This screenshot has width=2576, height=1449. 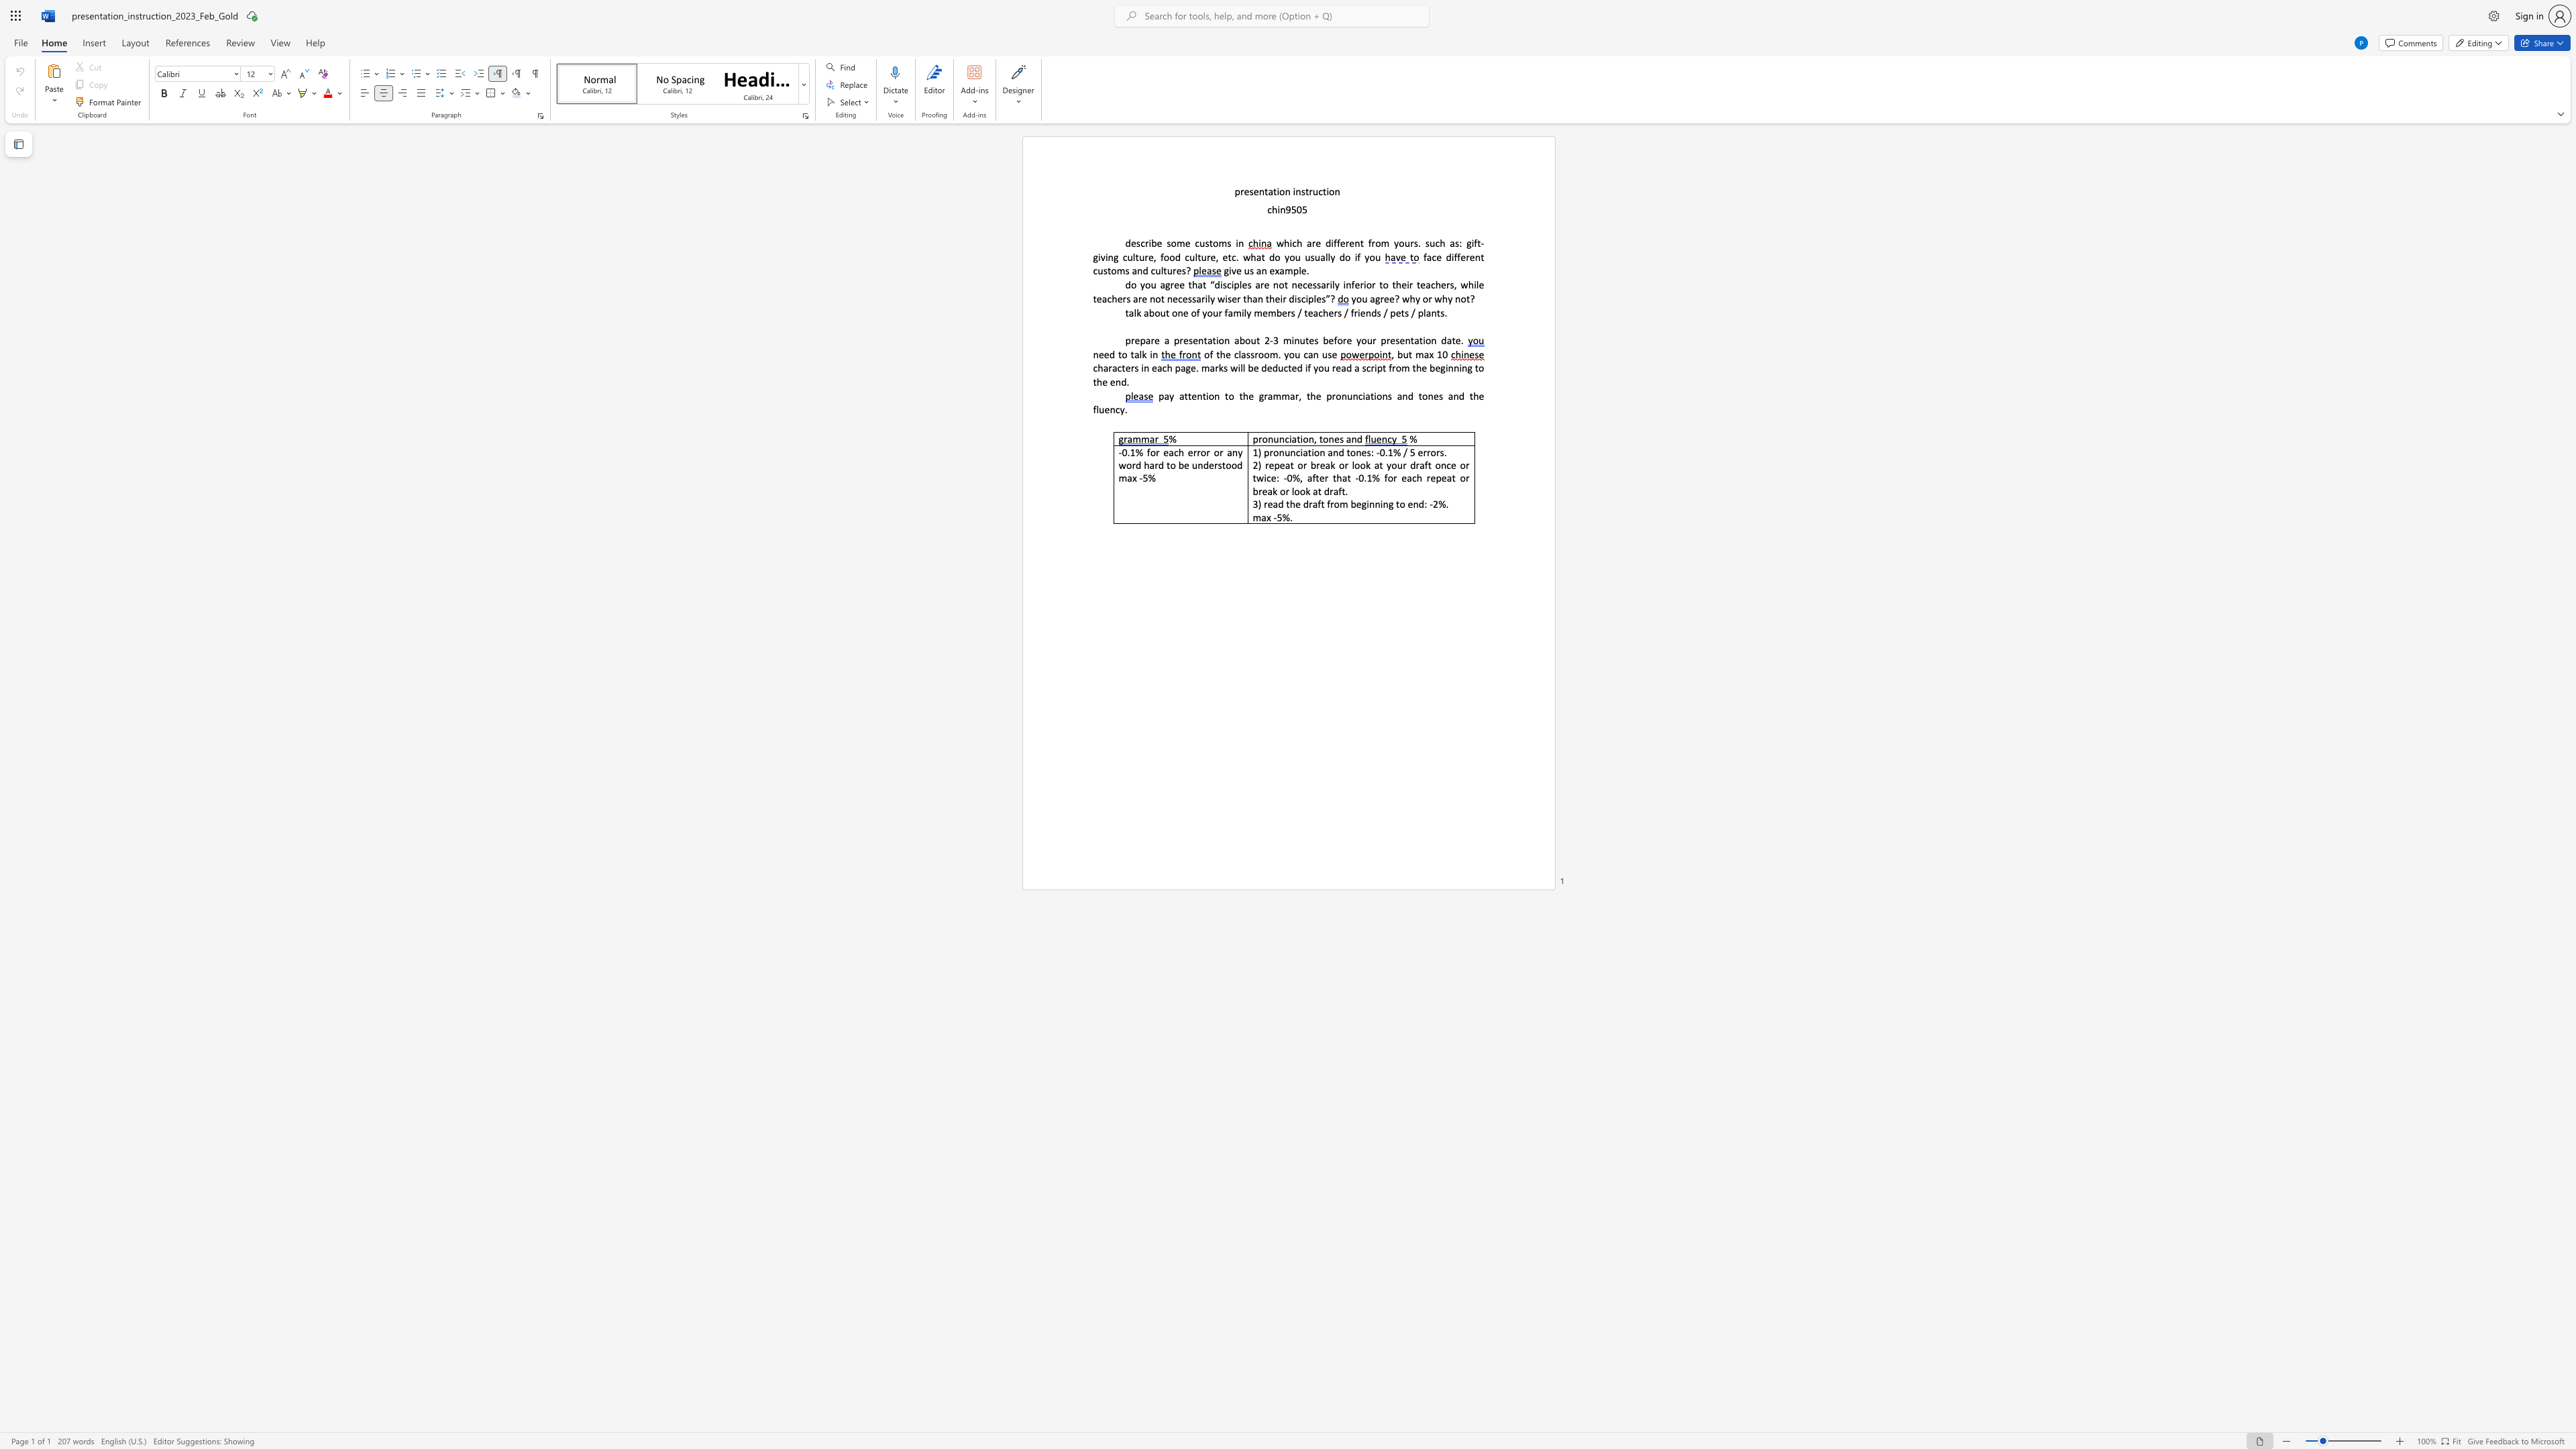 I want to click on the subset text "some c" within the text "escribe some customs in", so click(x=1165, y=242).